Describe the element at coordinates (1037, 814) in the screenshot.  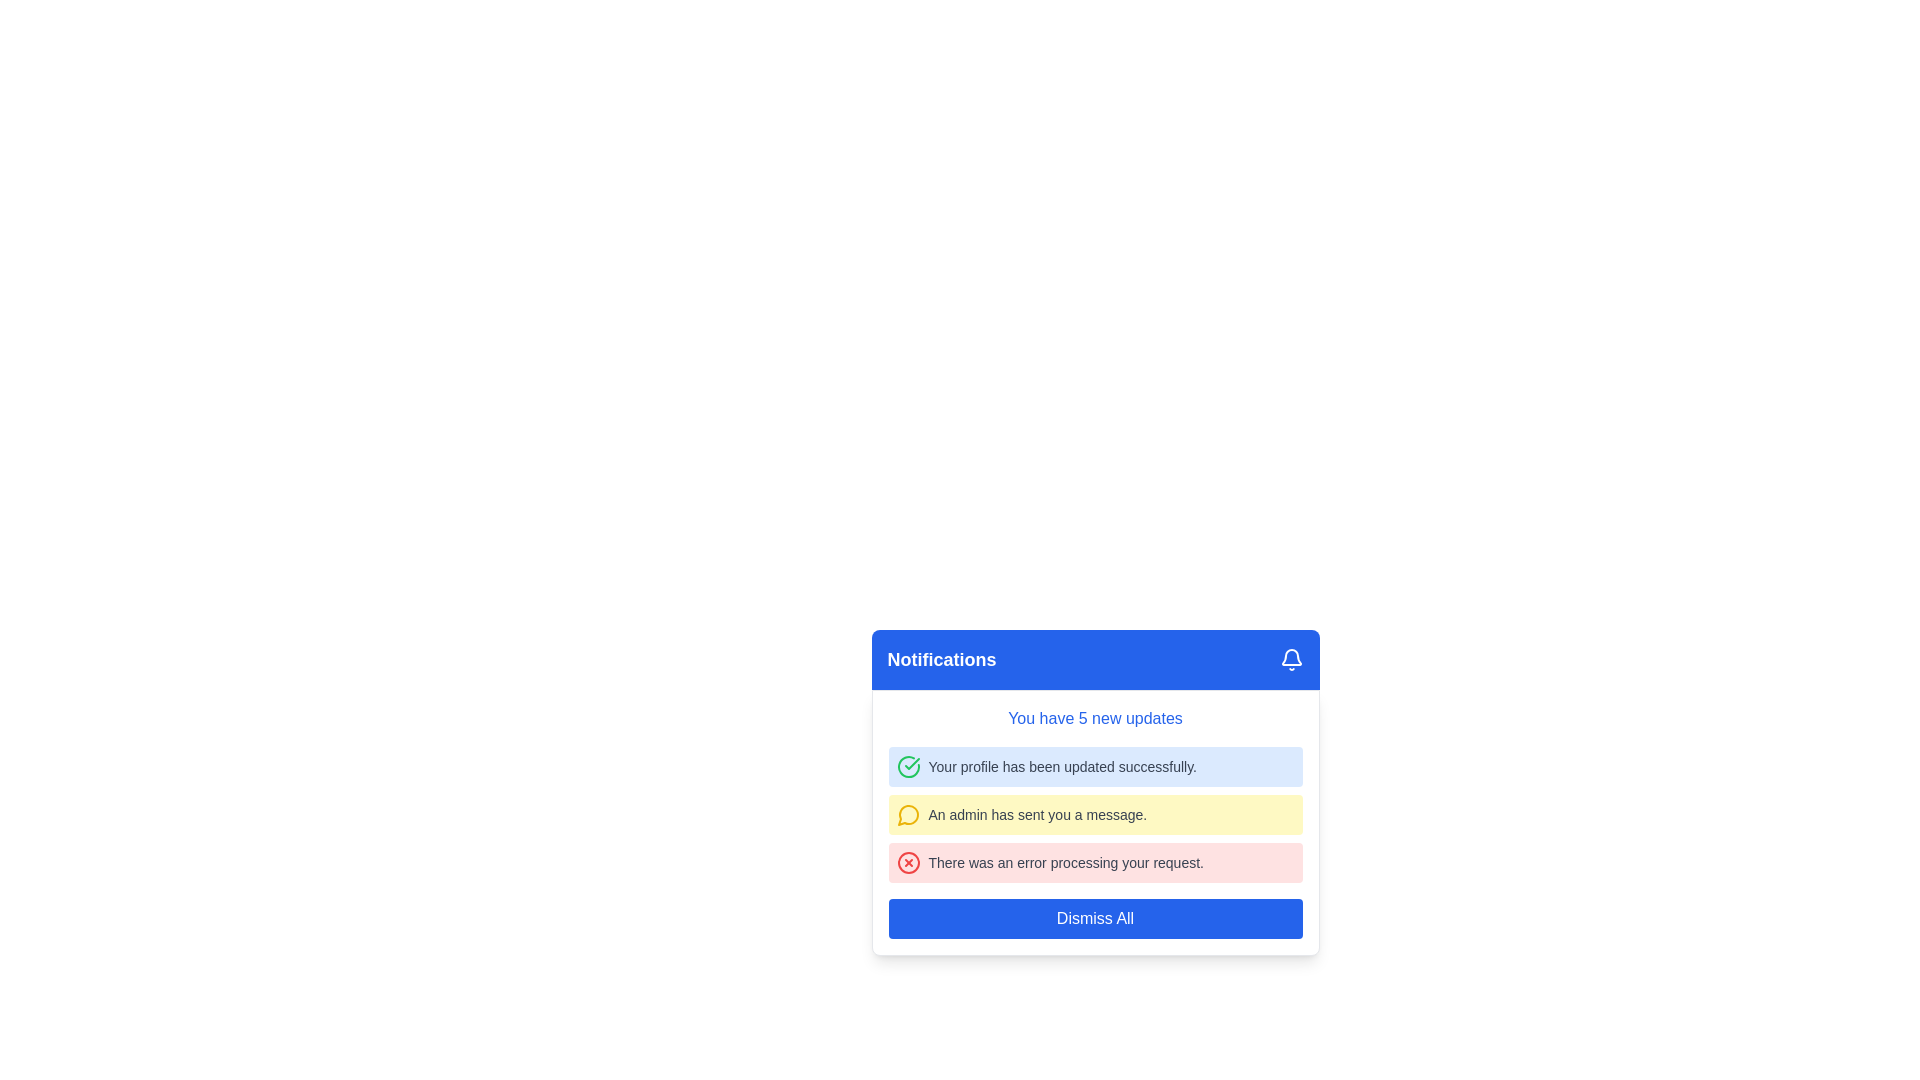
I see `static text message 'An admin has sent you a message.' displayed in bold gray font within the notification card` at that location.